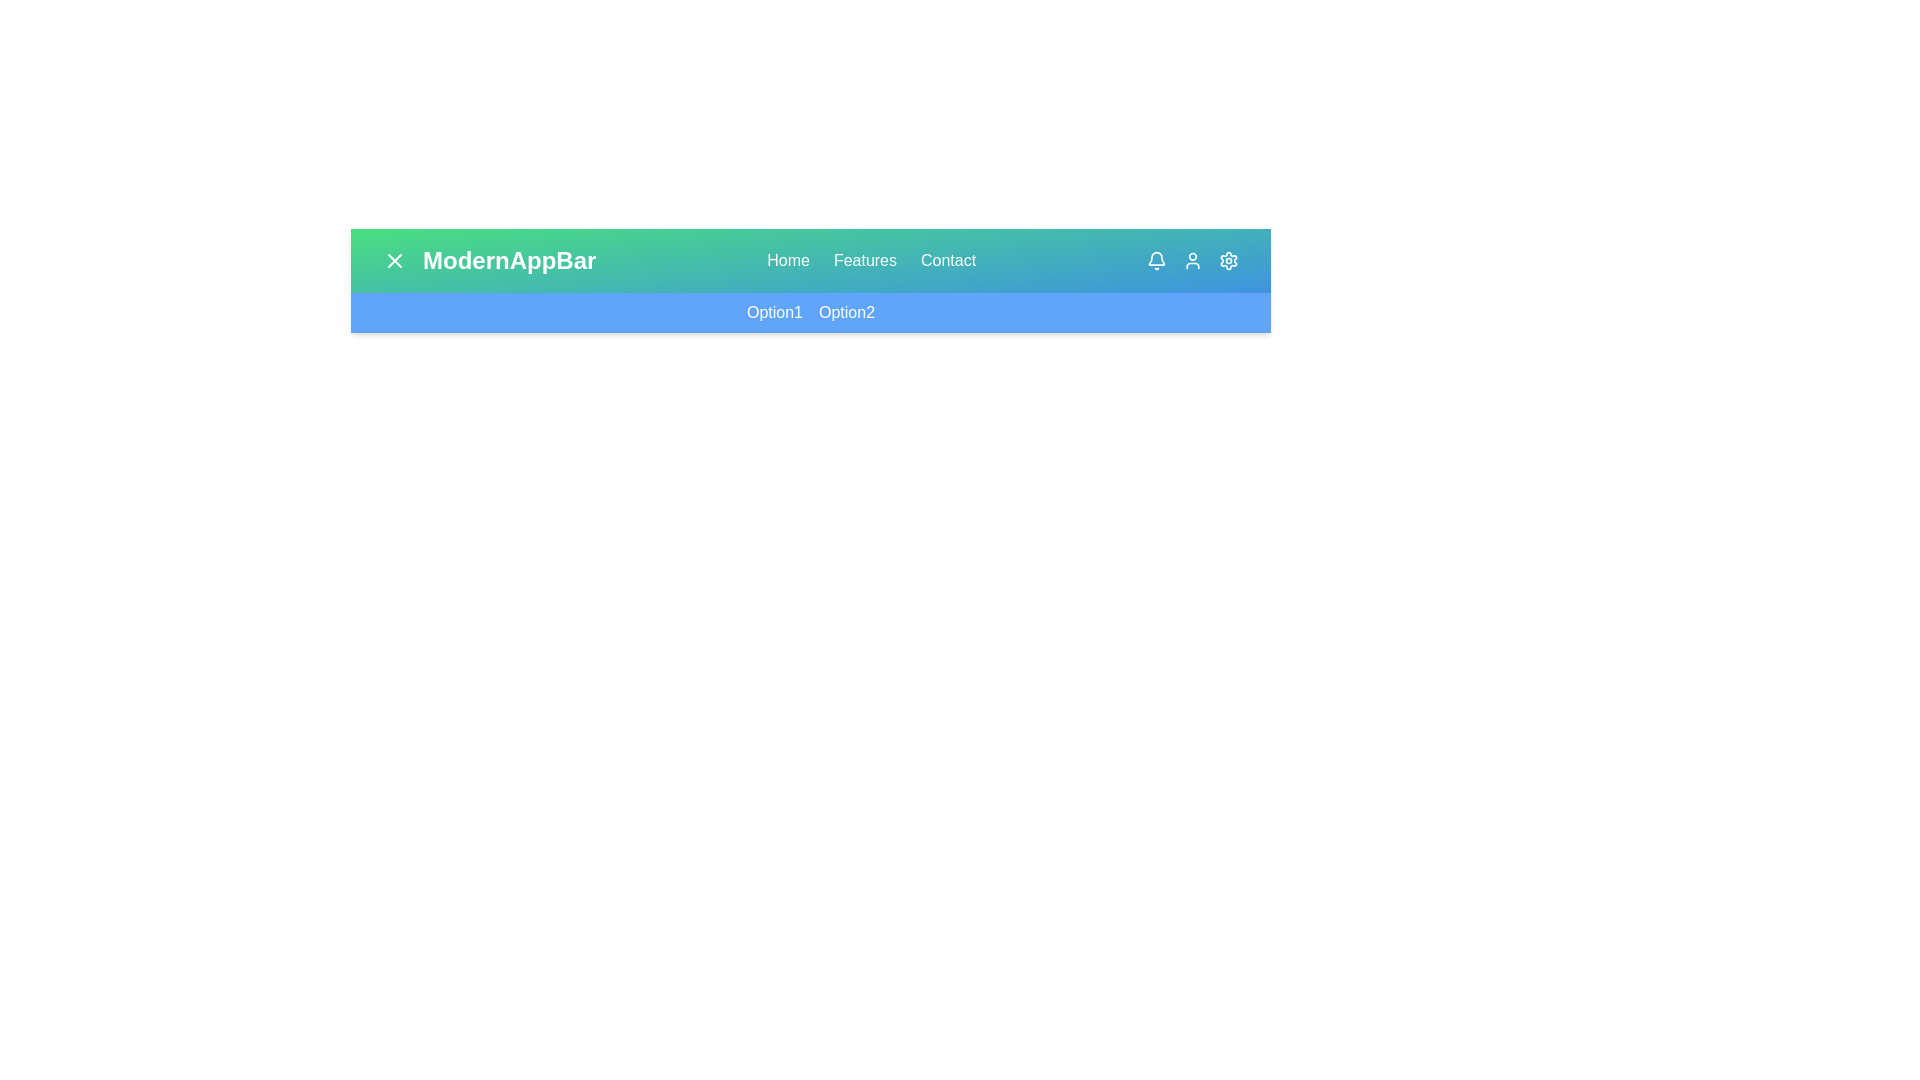 The width and height of the screenshot is (1920, 1080). What do you see at coordinates (865, 260) in the screenshot?
I see `the navigation link Features` at bounding box center [865, 260].